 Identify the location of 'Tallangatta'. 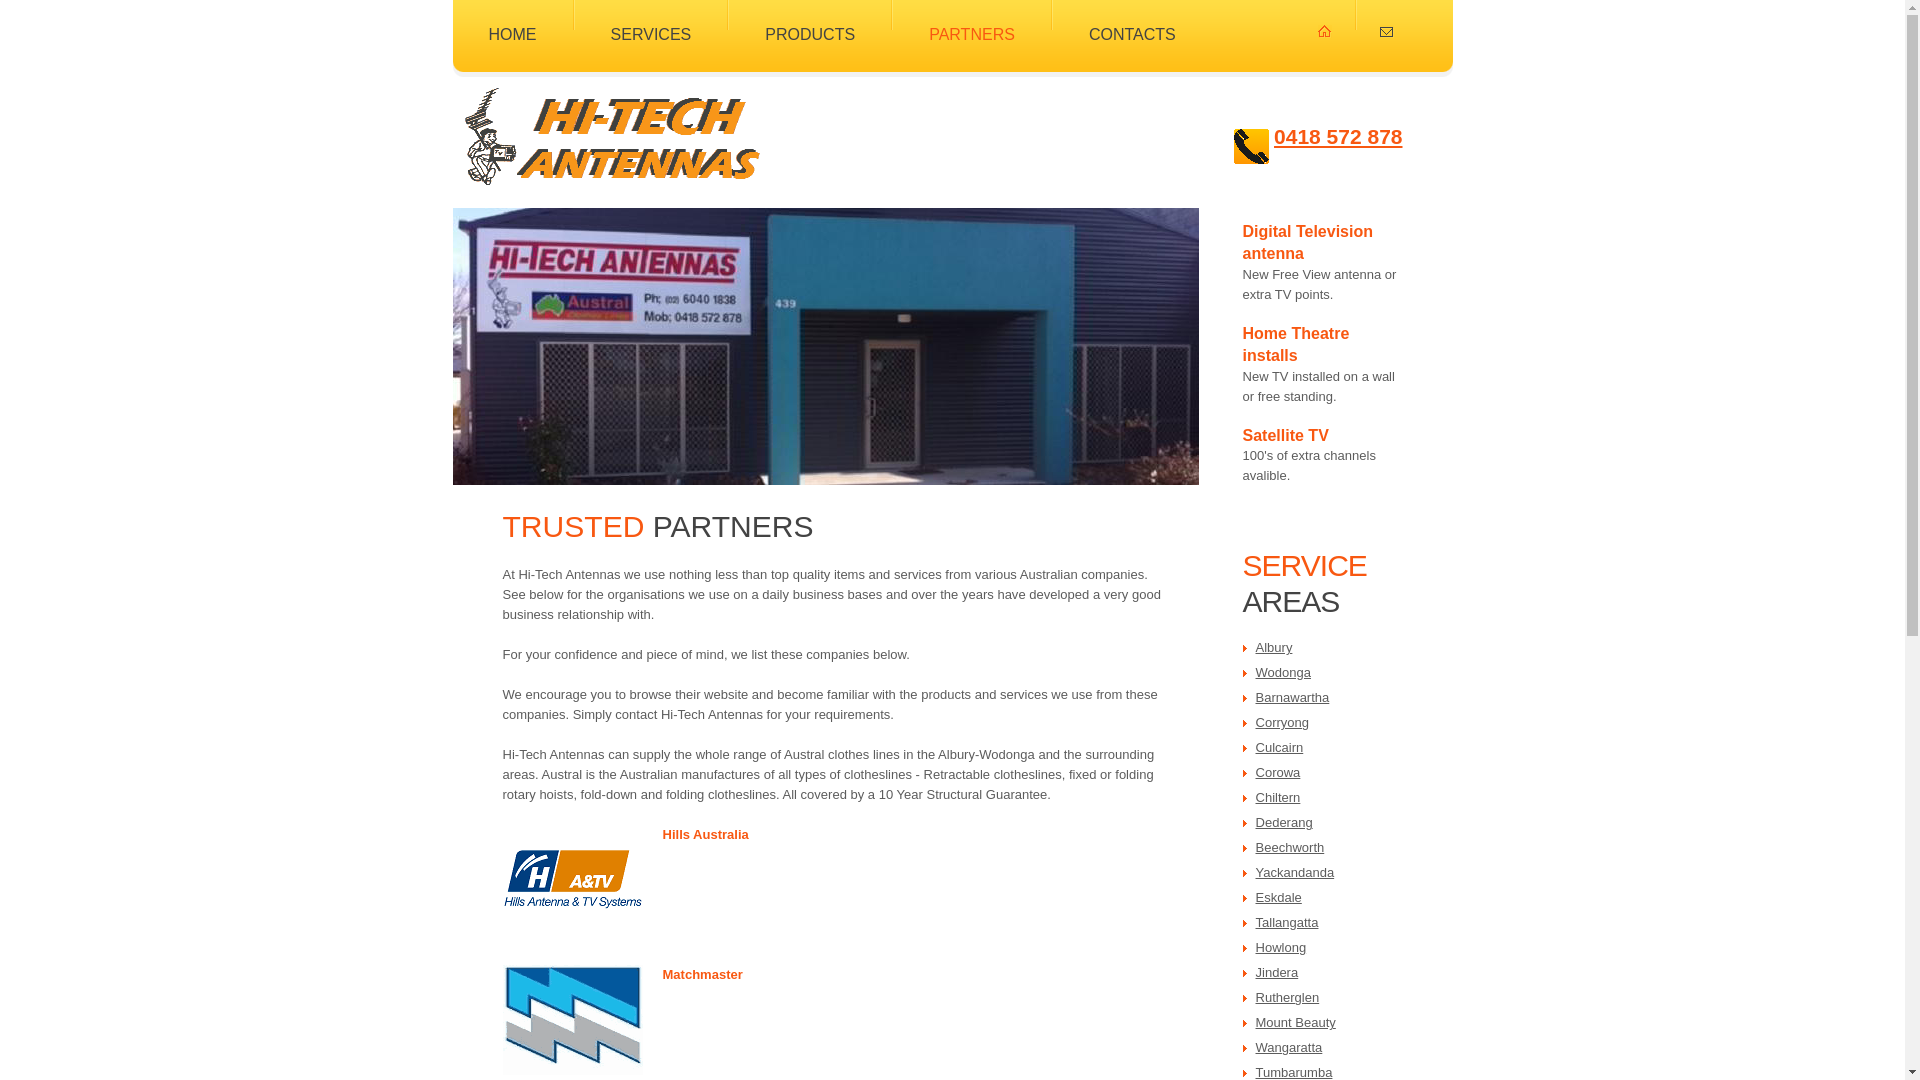
(1287, 922).